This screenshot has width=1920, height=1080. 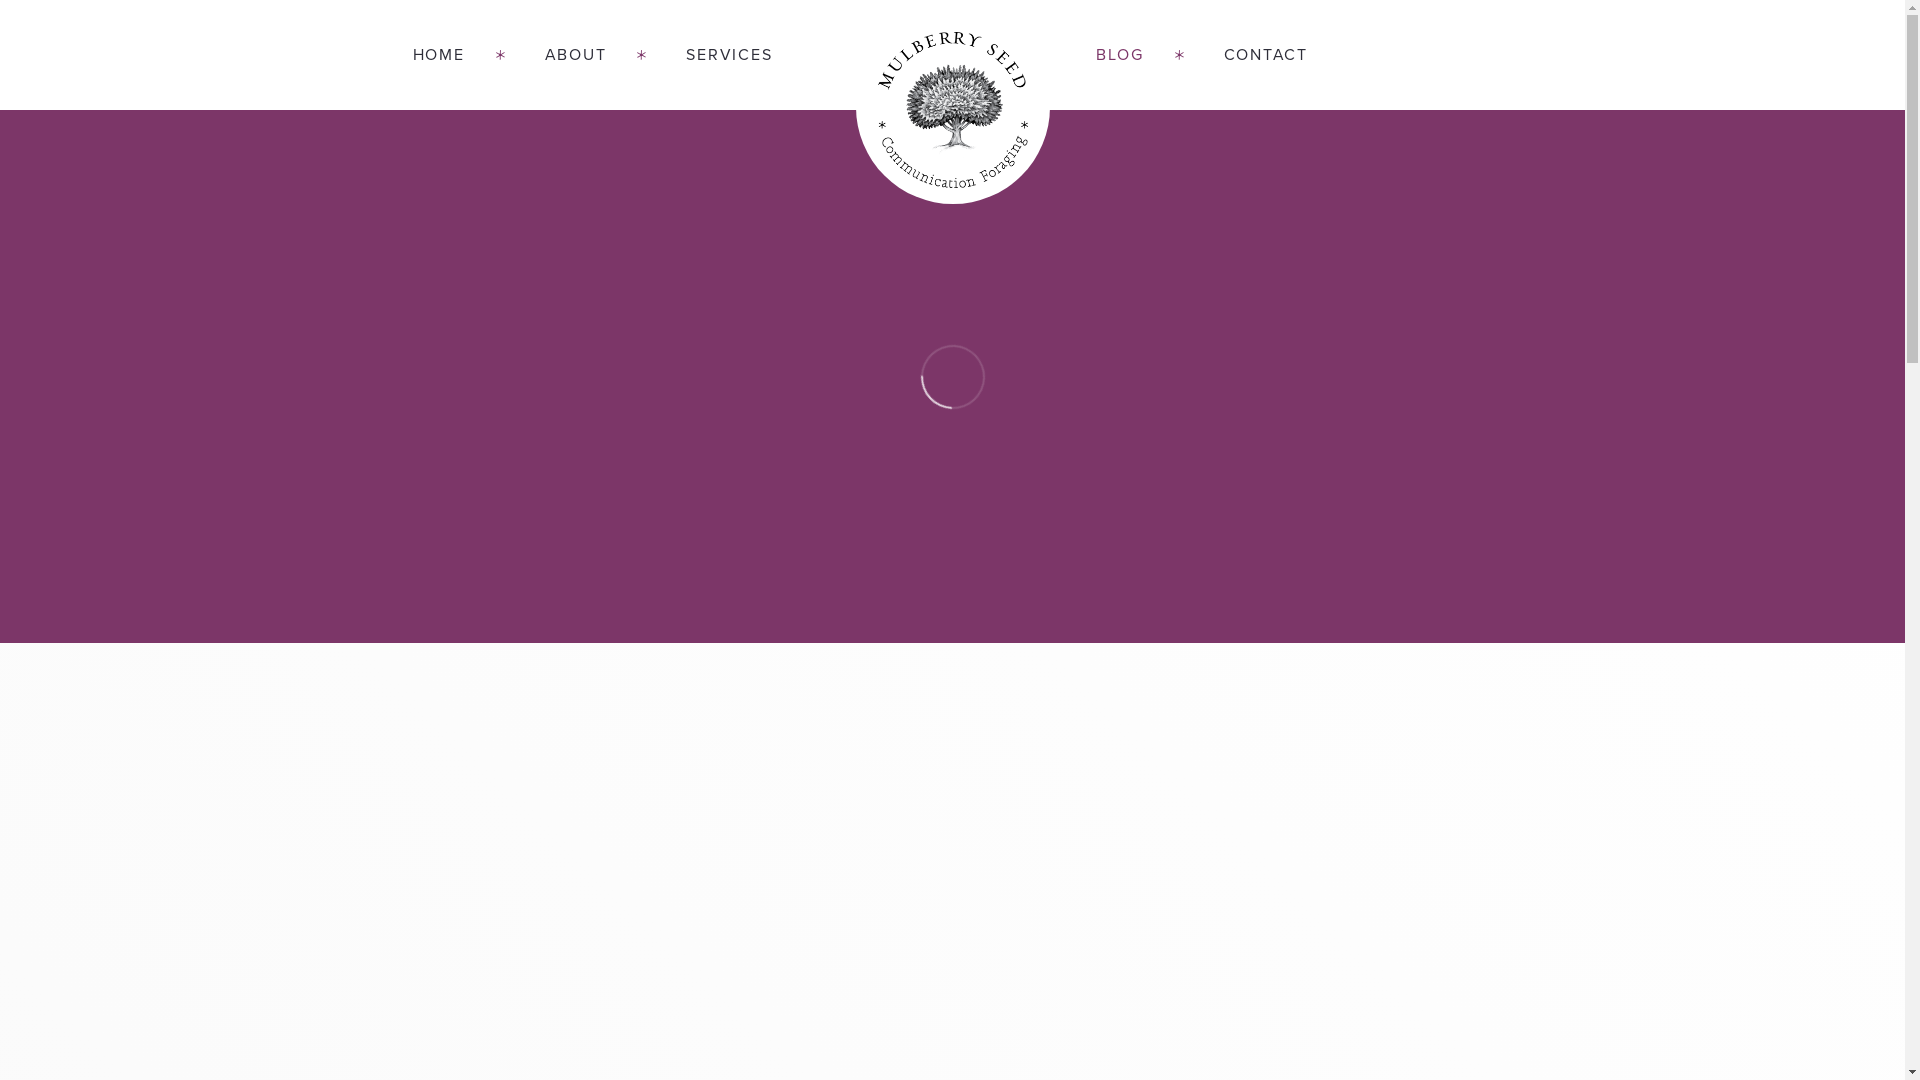 I want to click on 'ABOUT', so click(x=504, y=53).